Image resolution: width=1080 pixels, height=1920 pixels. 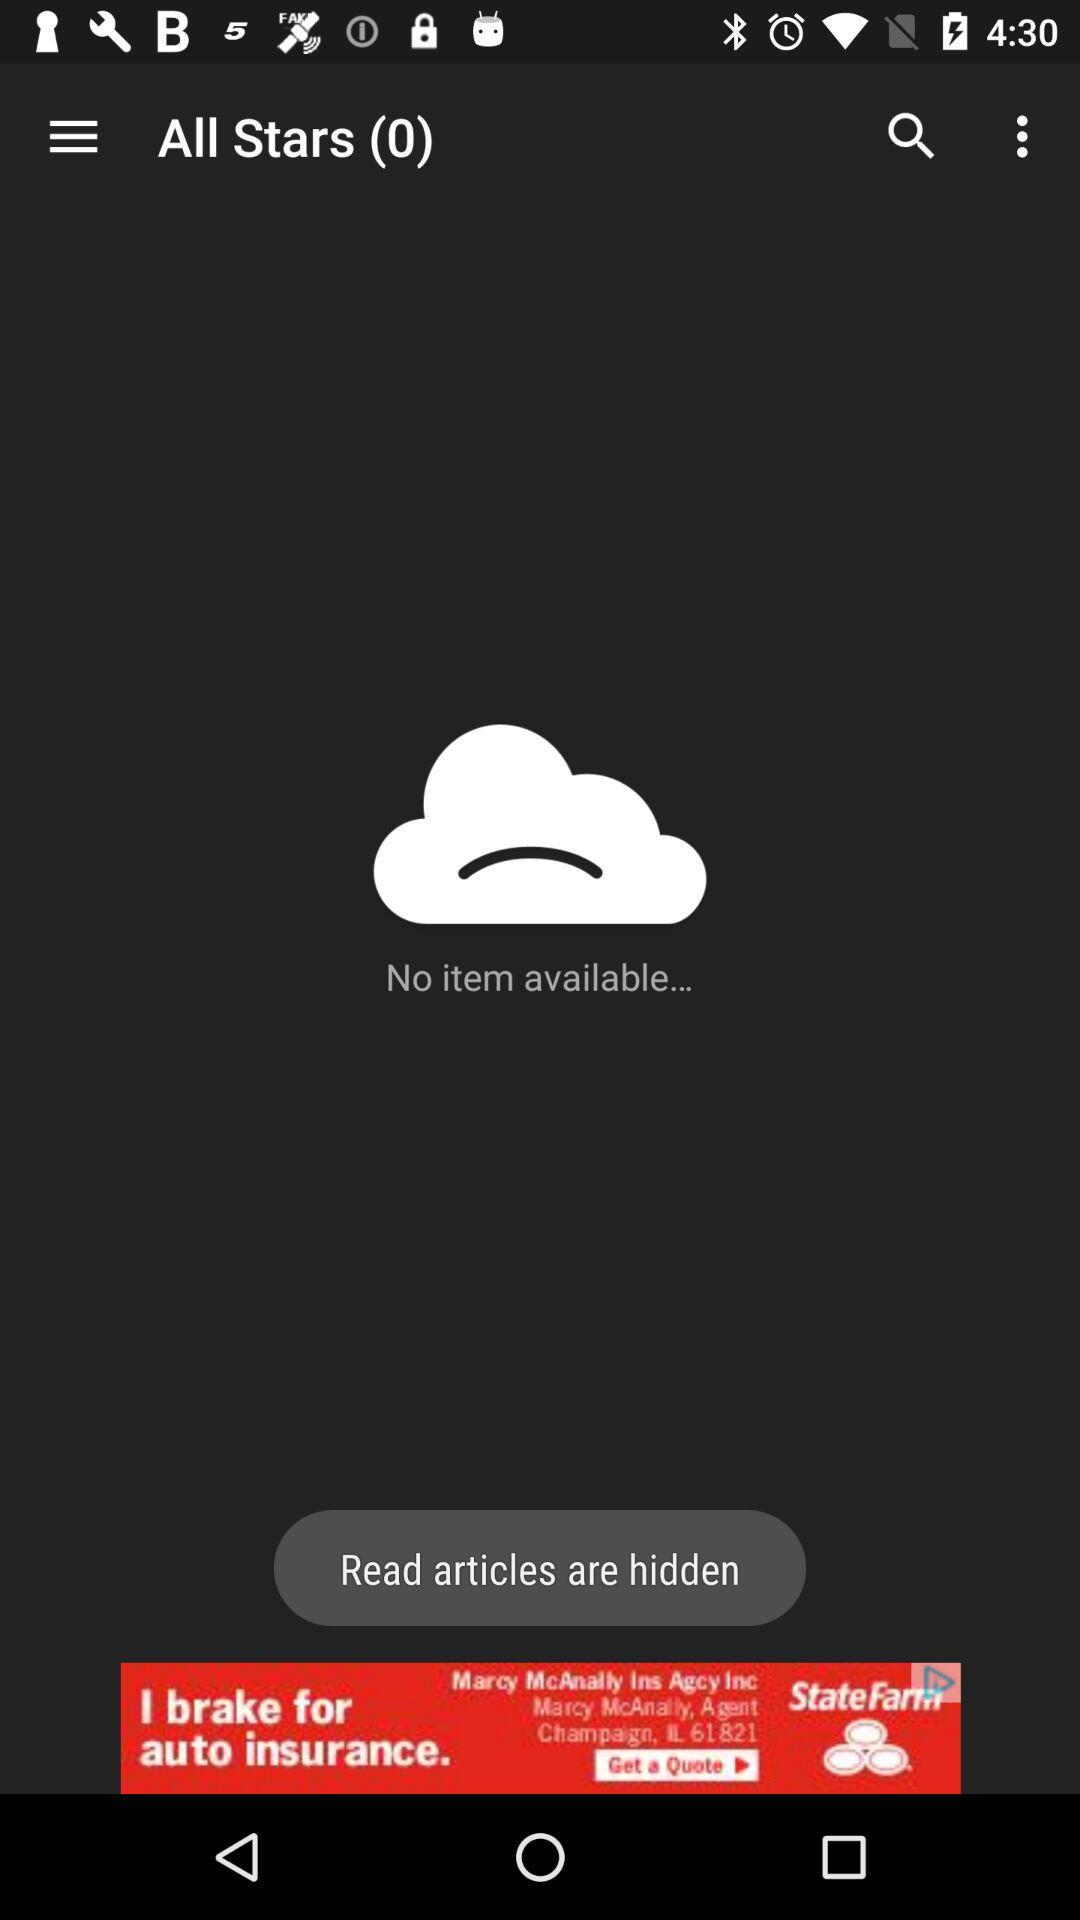 I want to click on advertisement click, so click(x=540, y=1727).